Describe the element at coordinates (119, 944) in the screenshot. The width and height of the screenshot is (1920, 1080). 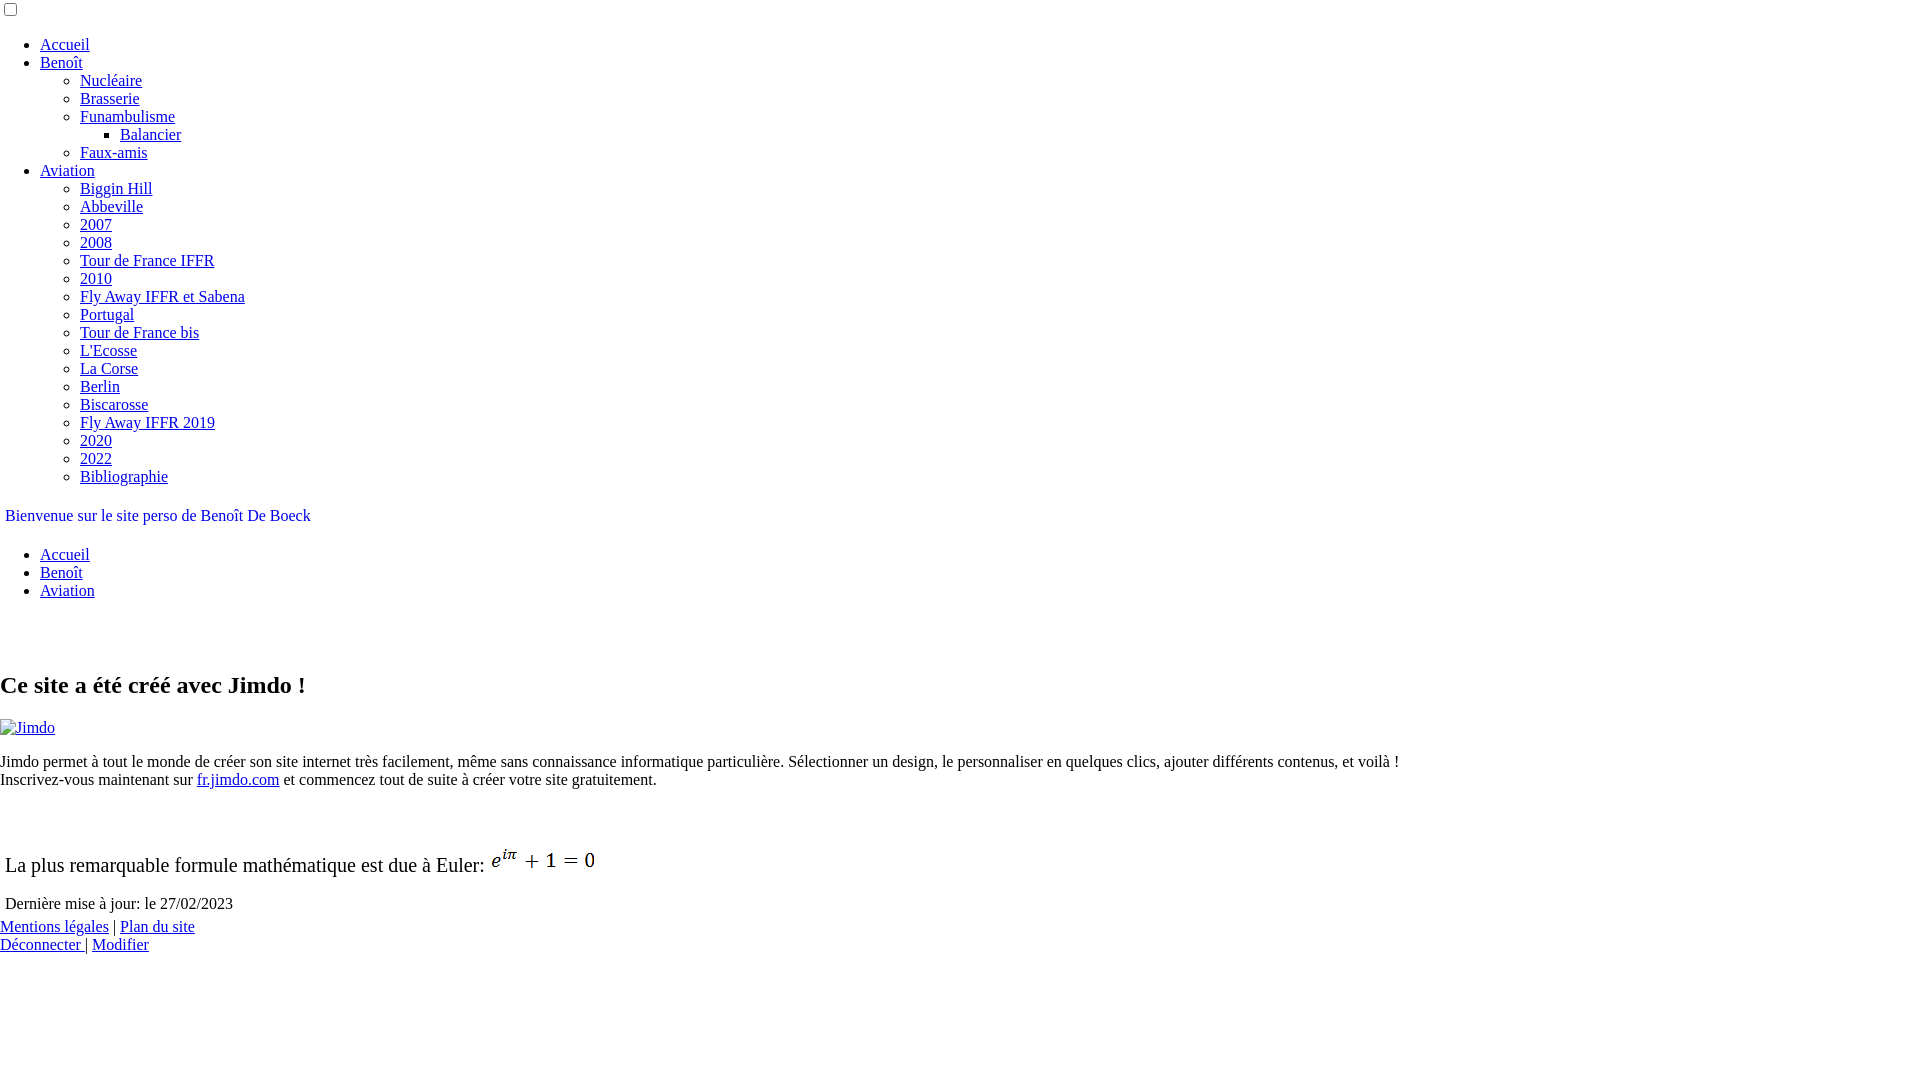
I see `'Modifier'` at that location.